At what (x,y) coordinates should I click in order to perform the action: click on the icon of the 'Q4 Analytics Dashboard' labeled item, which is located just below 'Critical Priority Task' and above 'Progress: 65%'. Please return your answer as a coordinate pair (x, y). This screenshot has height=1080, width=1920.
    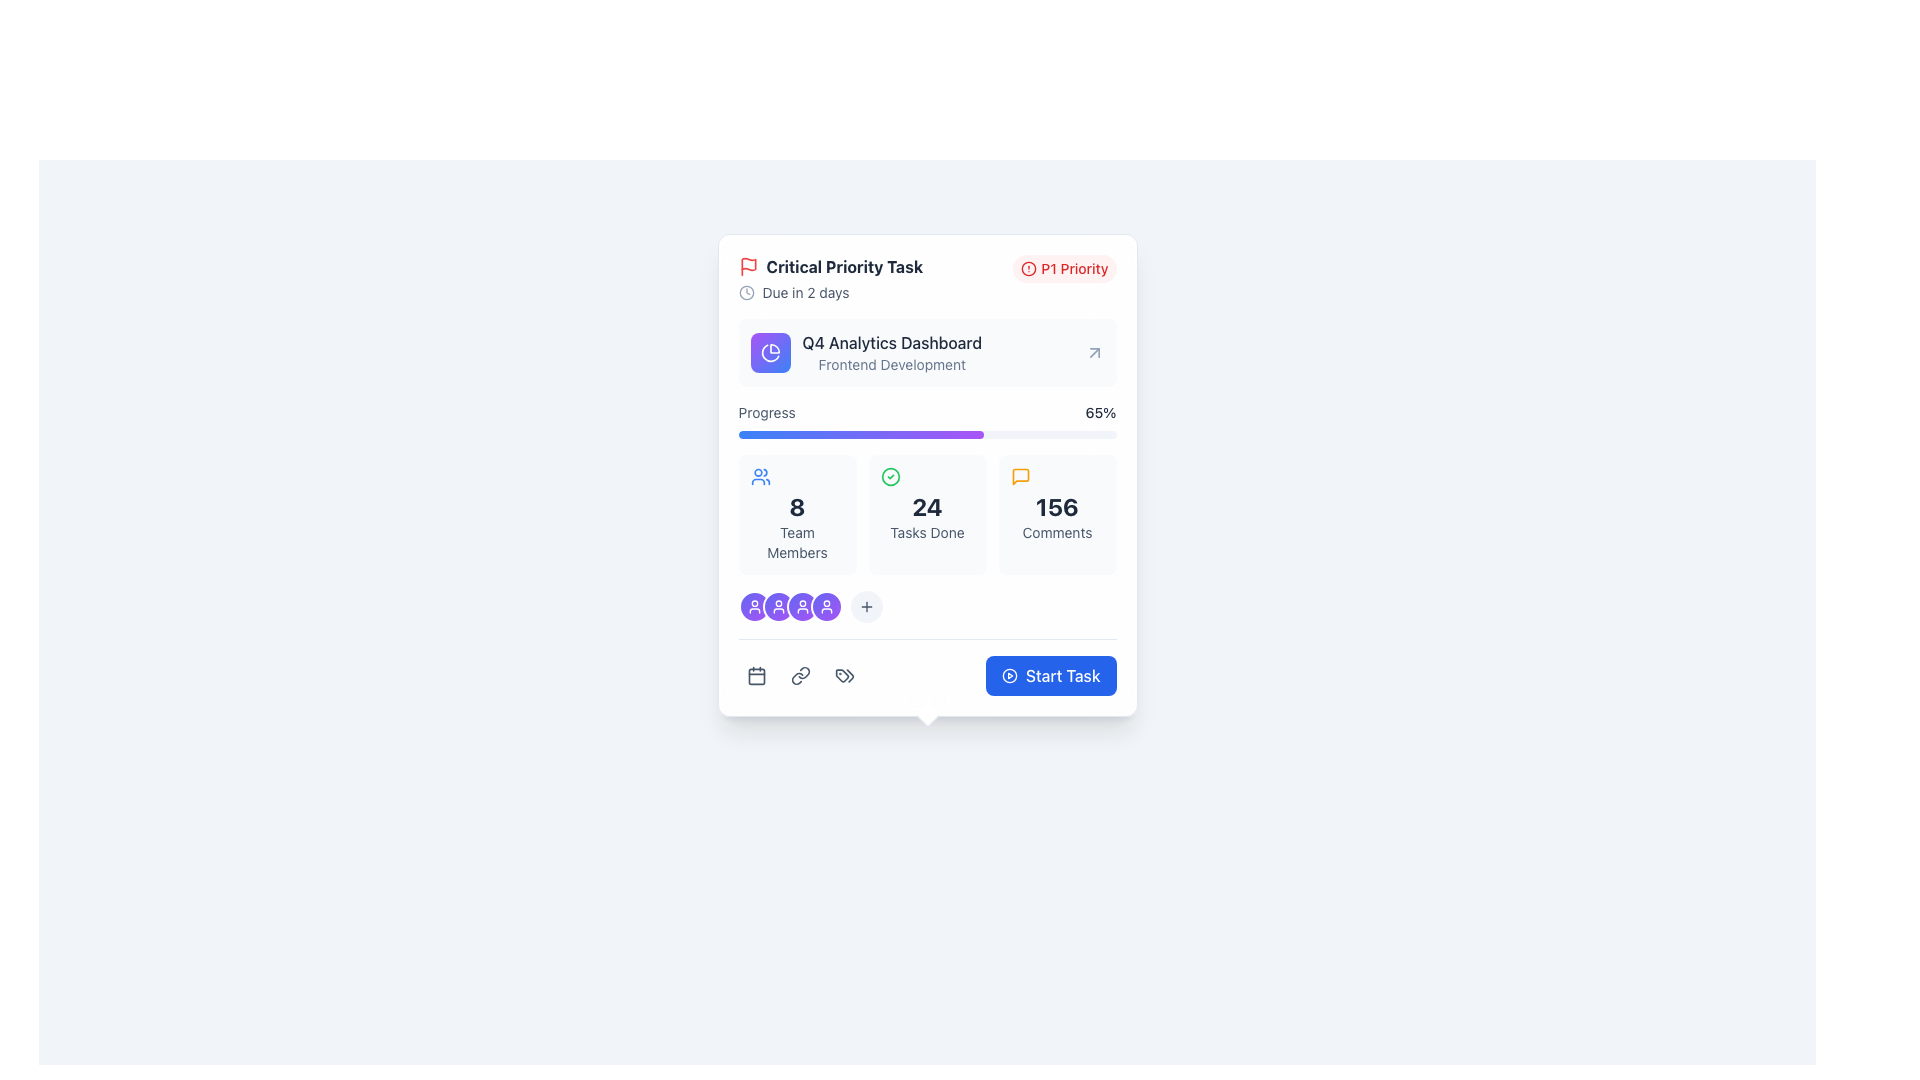
    Looking at the image, I should click on (866, 352).